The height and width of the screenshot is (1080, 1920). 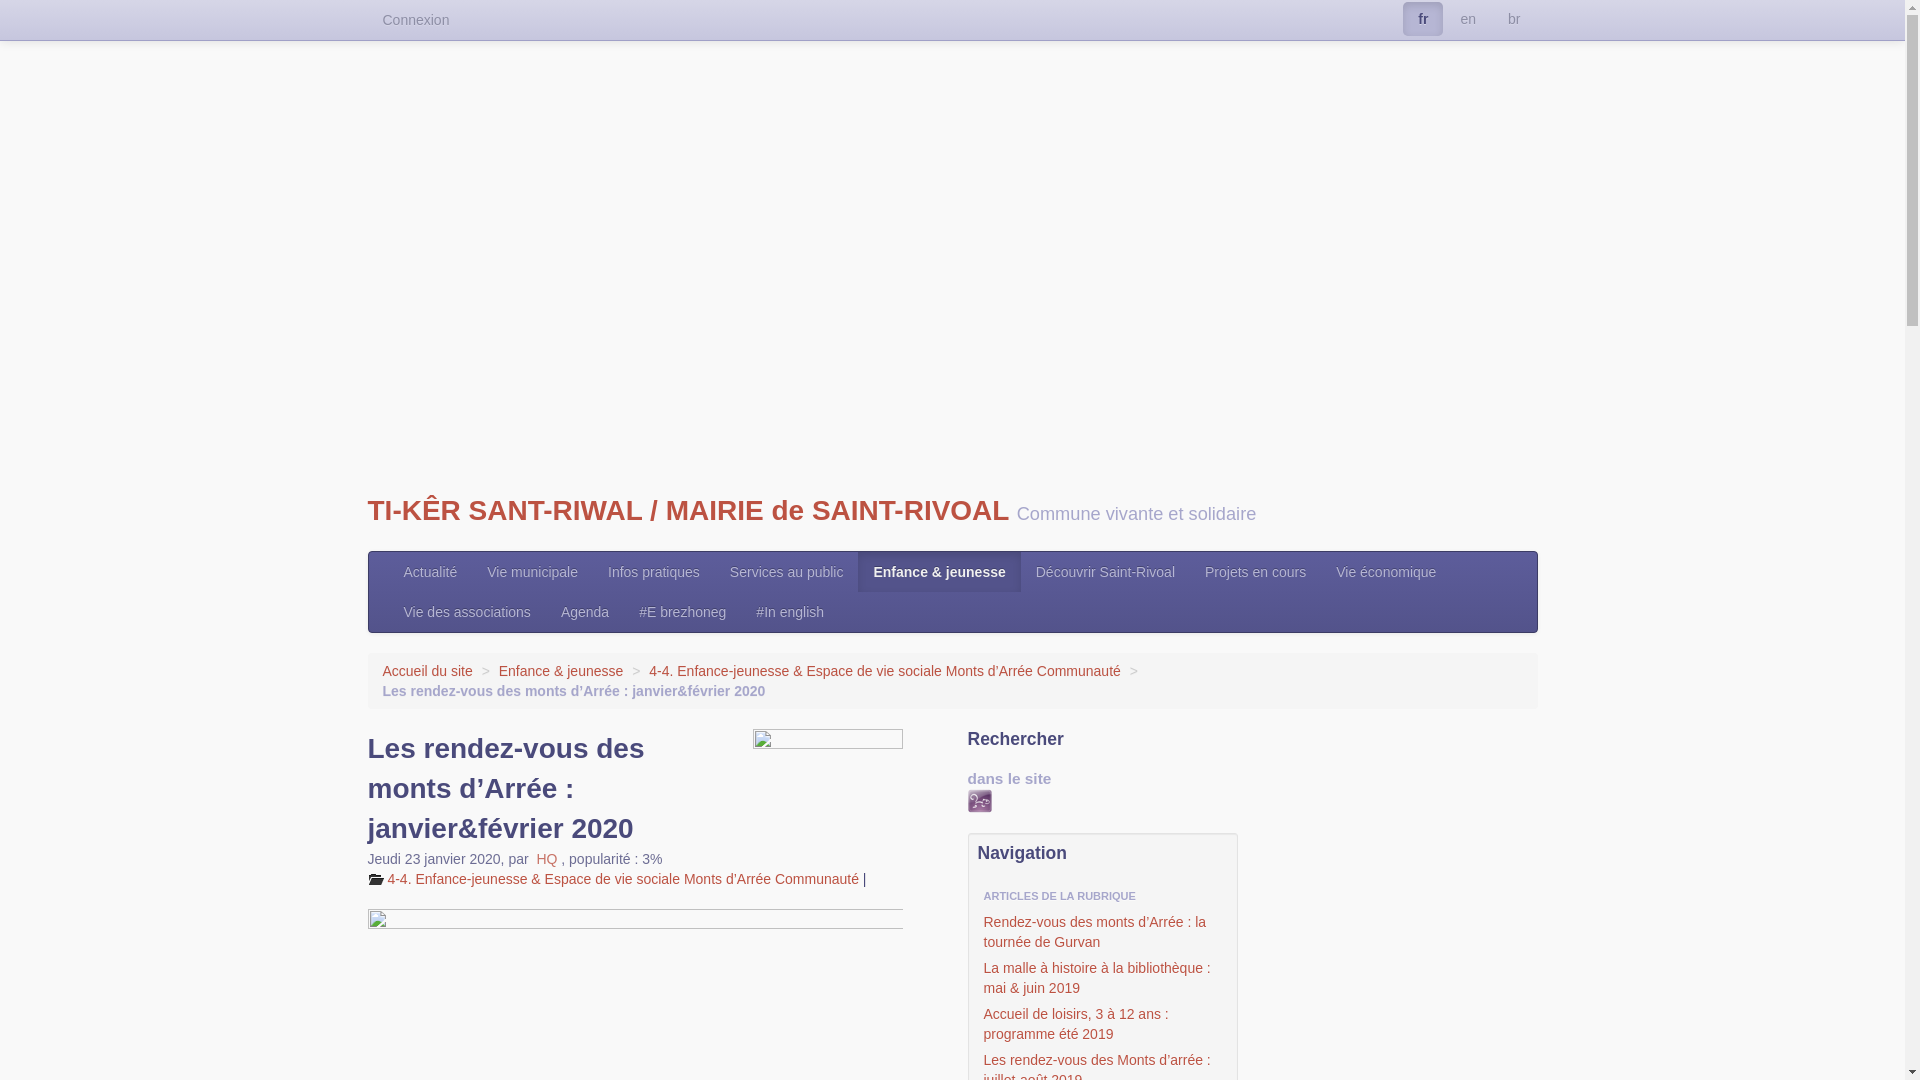 I want to click on 'Projets en cours', so click(x=1190, y=571).